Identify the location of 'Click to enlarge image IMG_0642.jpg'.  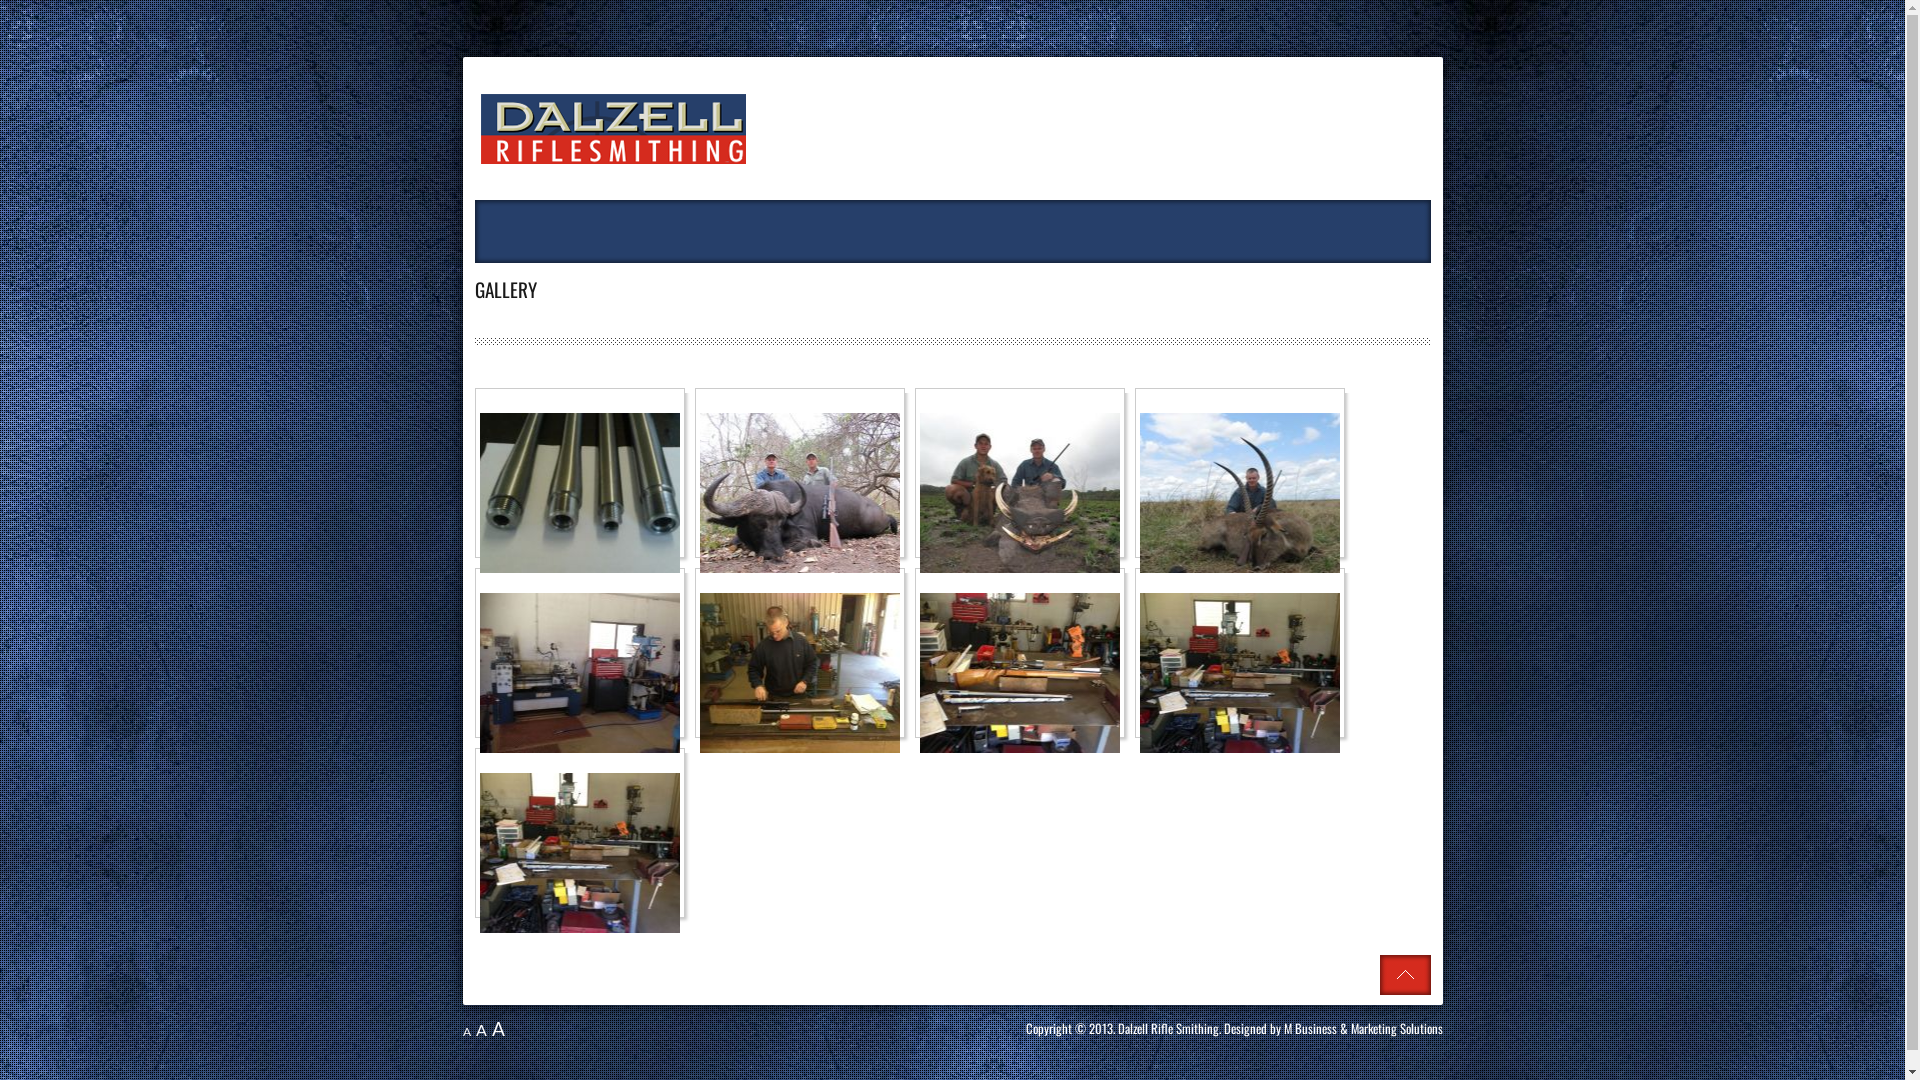
(800, 493).